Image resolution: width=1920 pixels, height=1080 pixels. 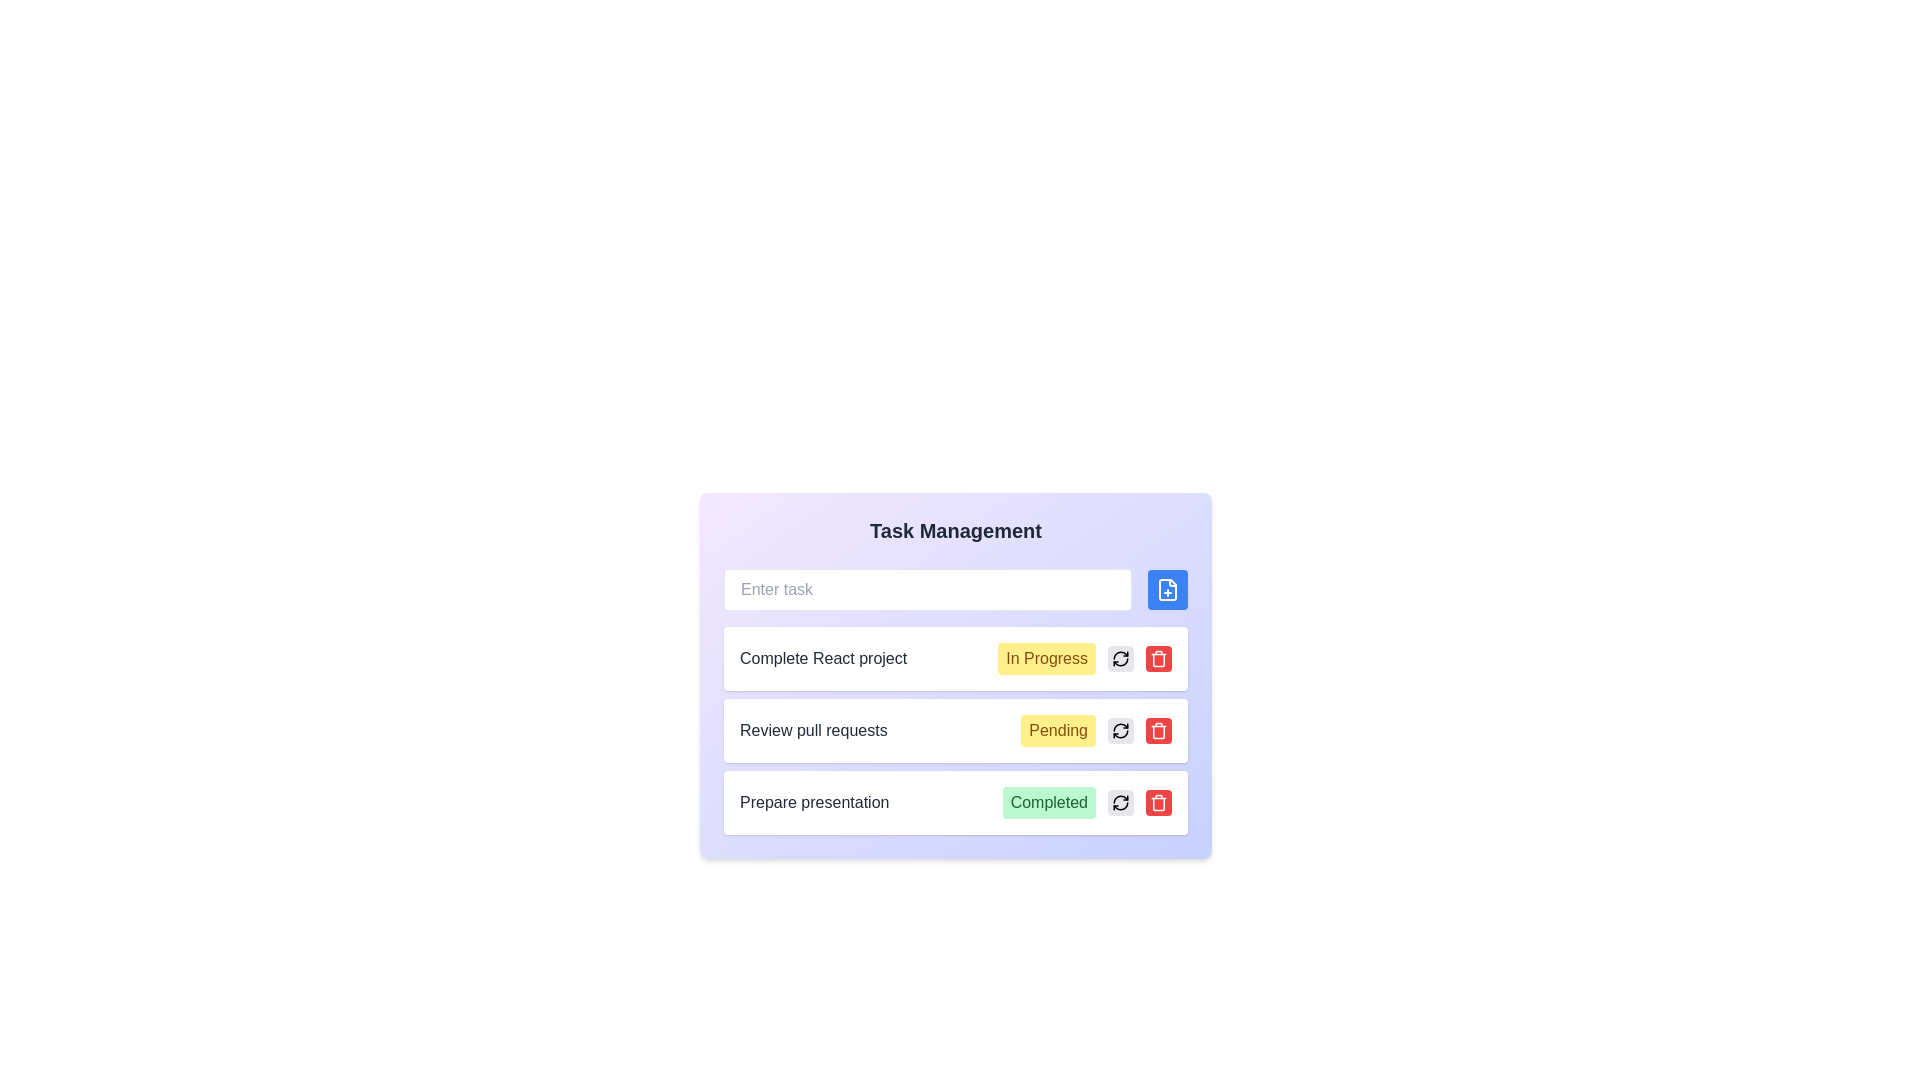 I want to click on the refresh SVG icon located in the task row titled 'Review pull requests', so click(x=1121, y=659).